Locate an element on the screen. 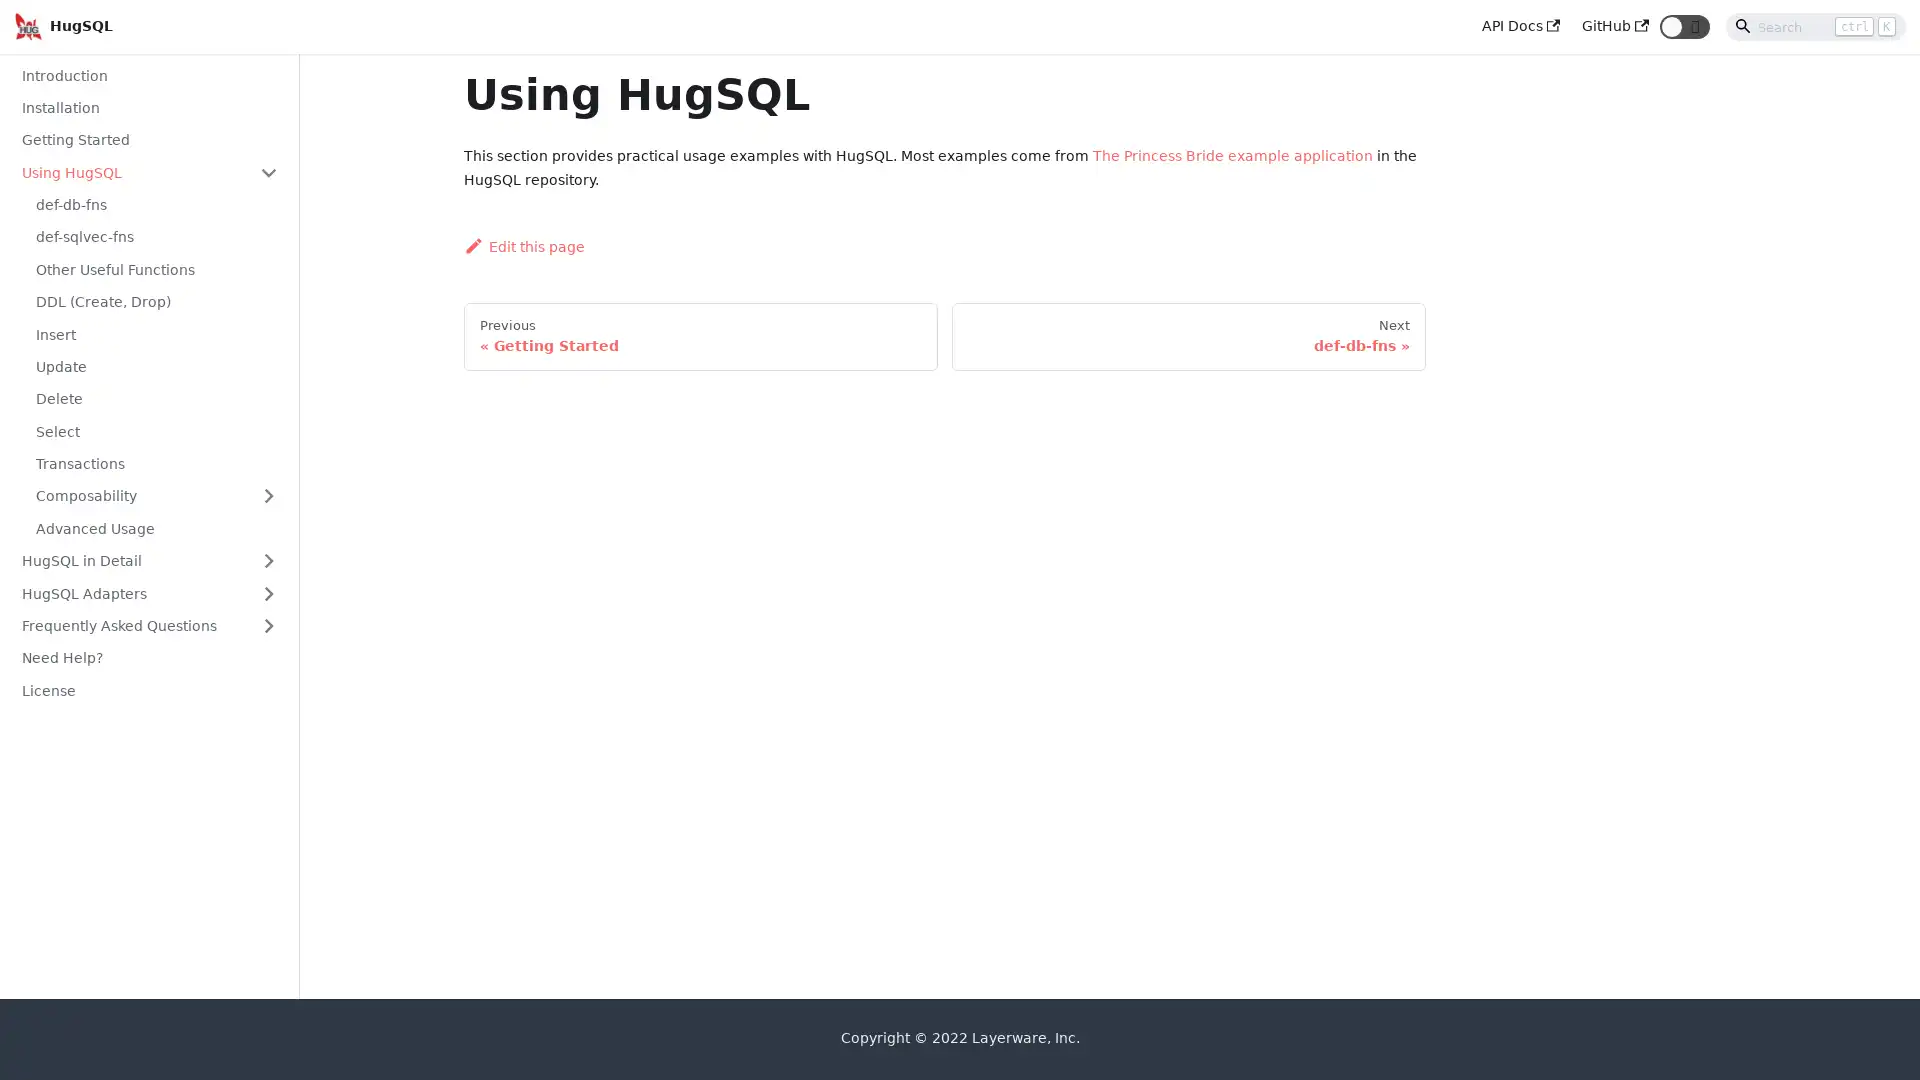  Toggle the collapsible sidebar category 'Using HugSQL' is located at coordinates (267, 171).